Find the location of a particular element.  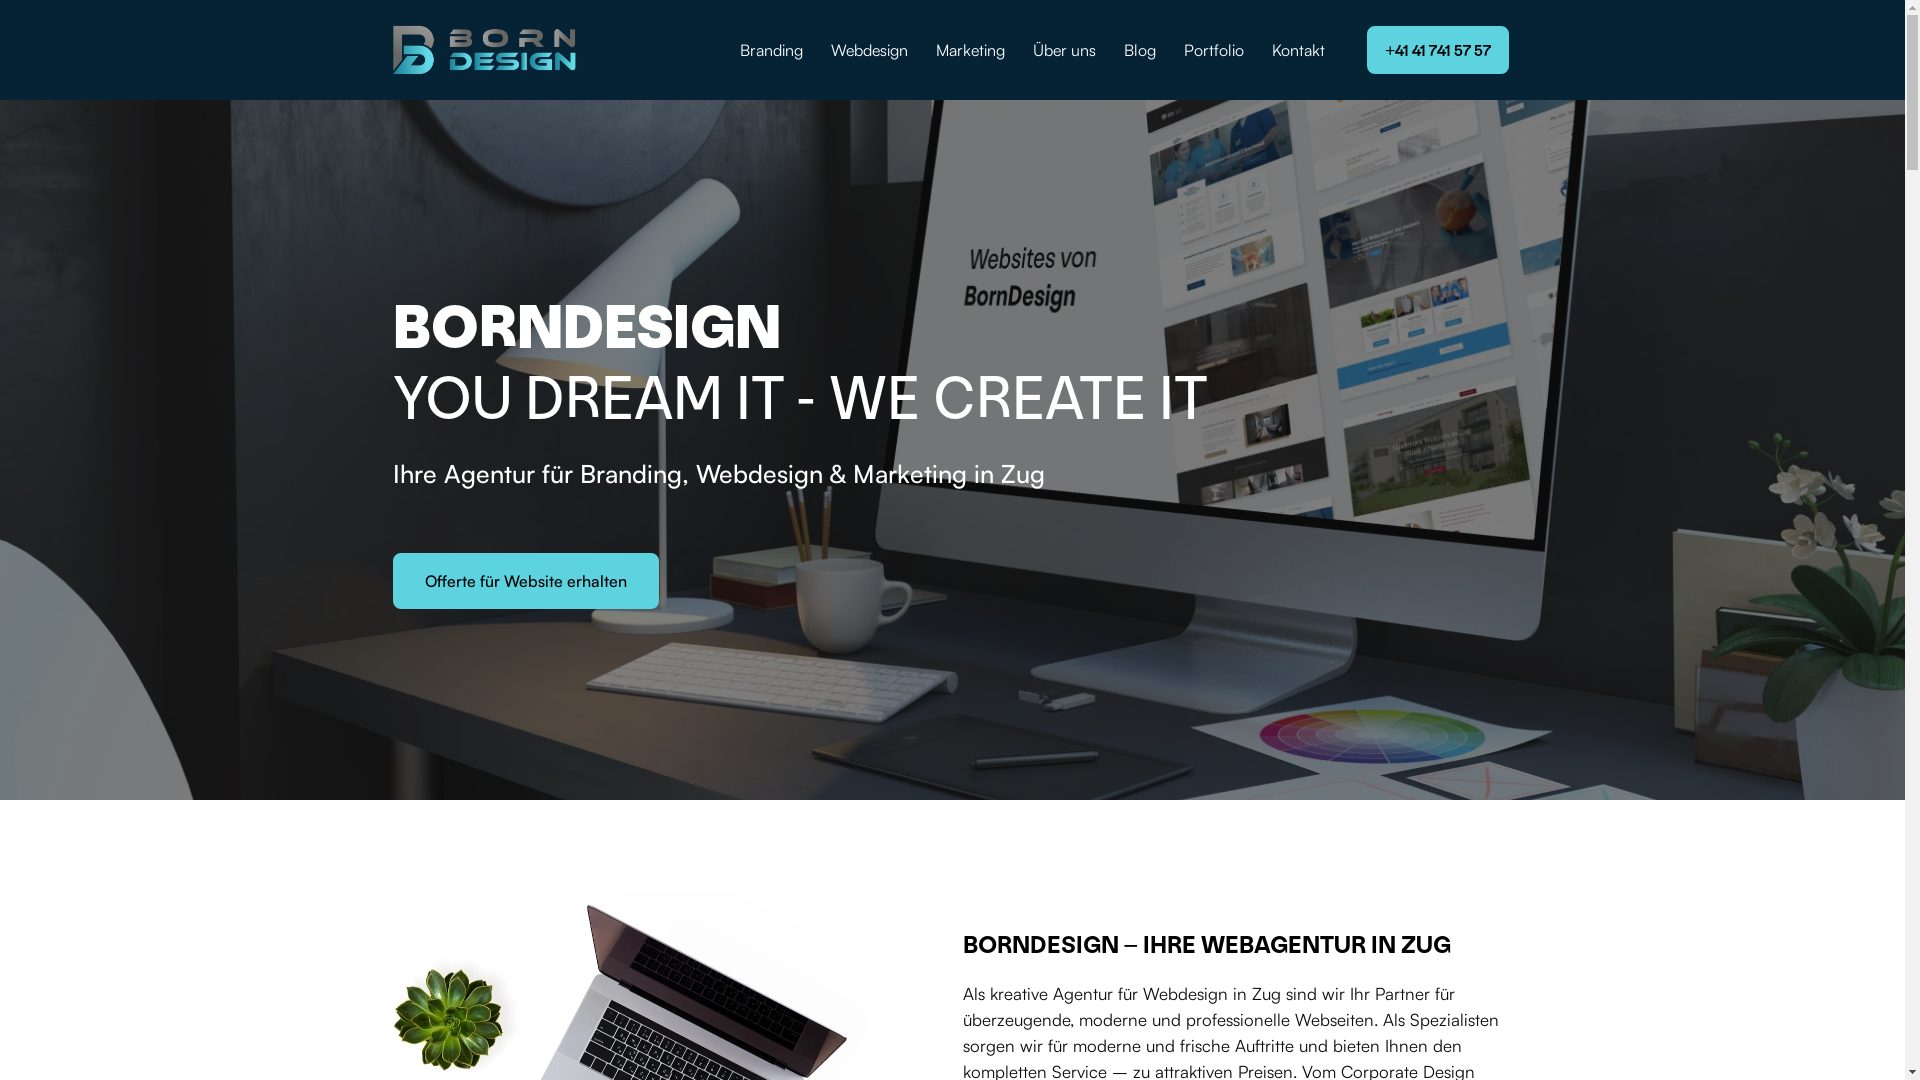

'Portfolio' is located at coordinates (1213, 49).